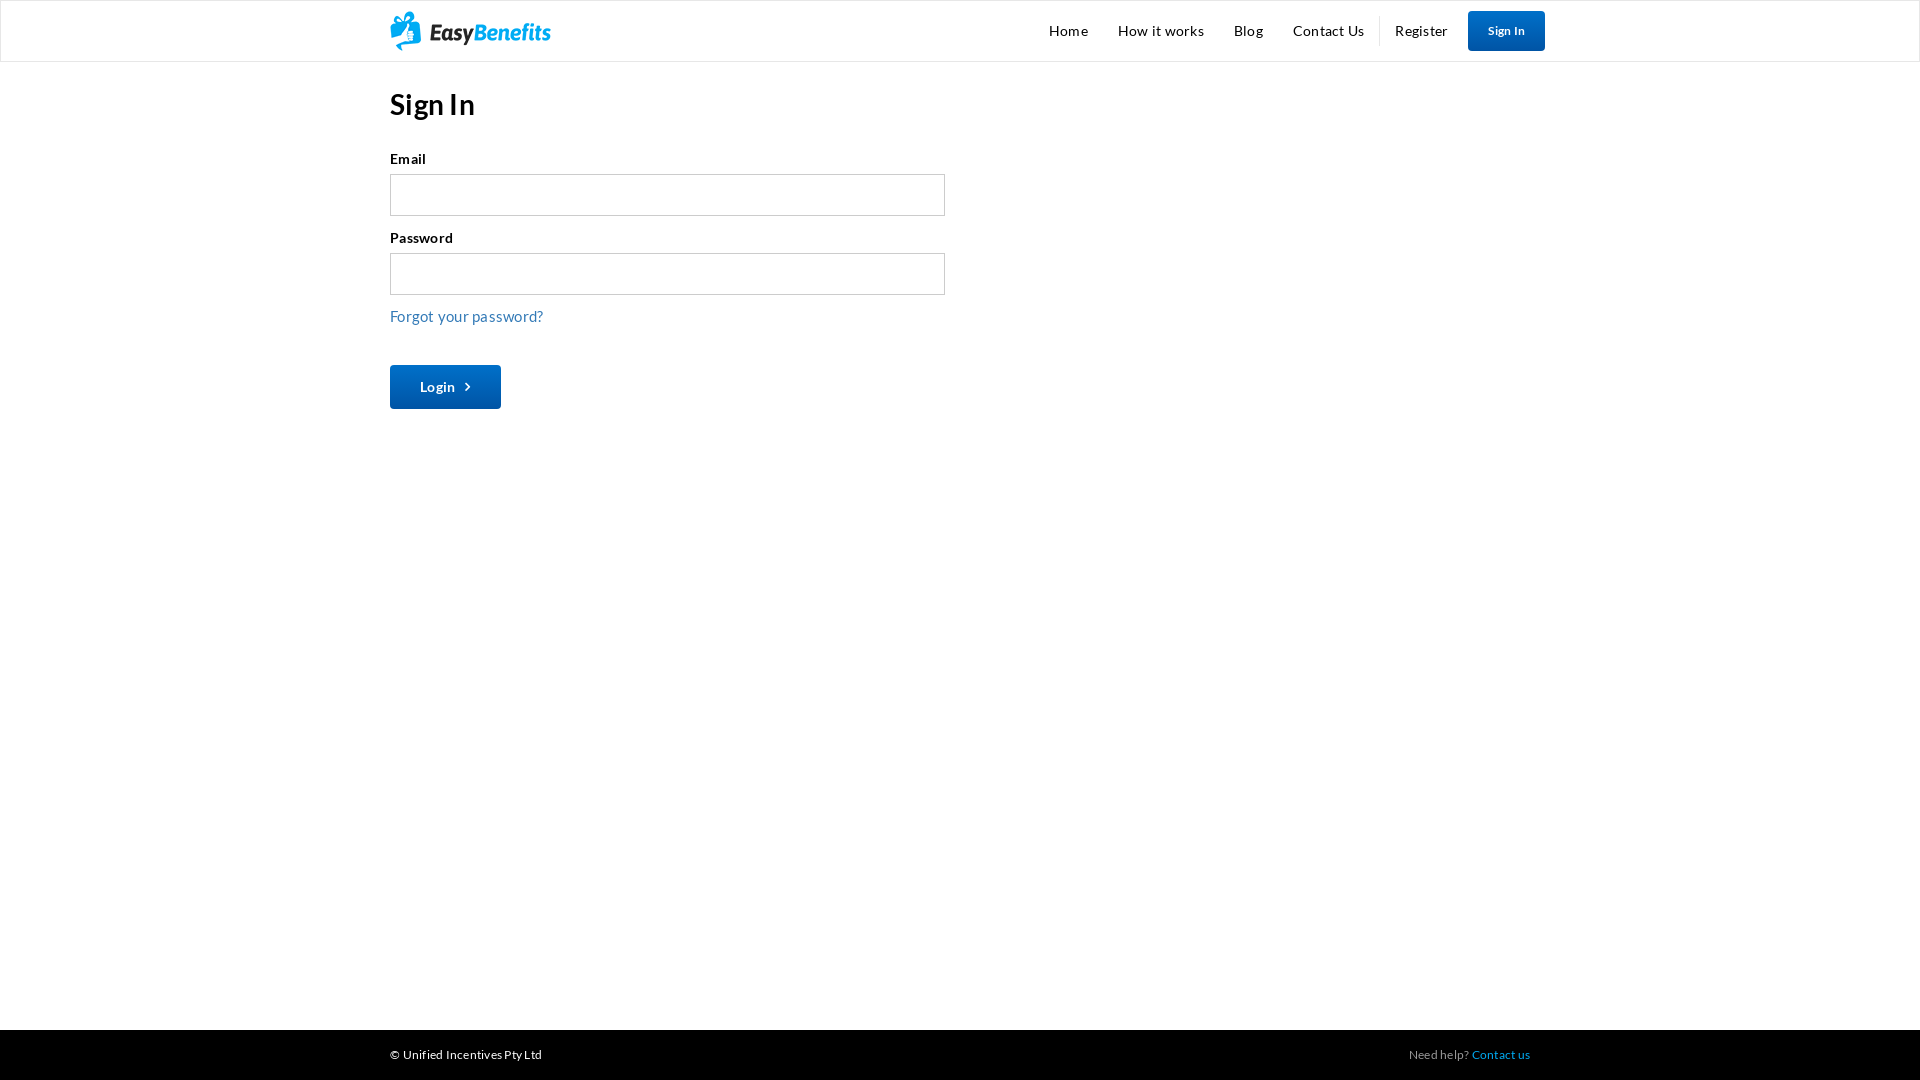  Describe the element at coordinates (1501, 1053) in the screenshot. I see `'Contact us'` at that location.